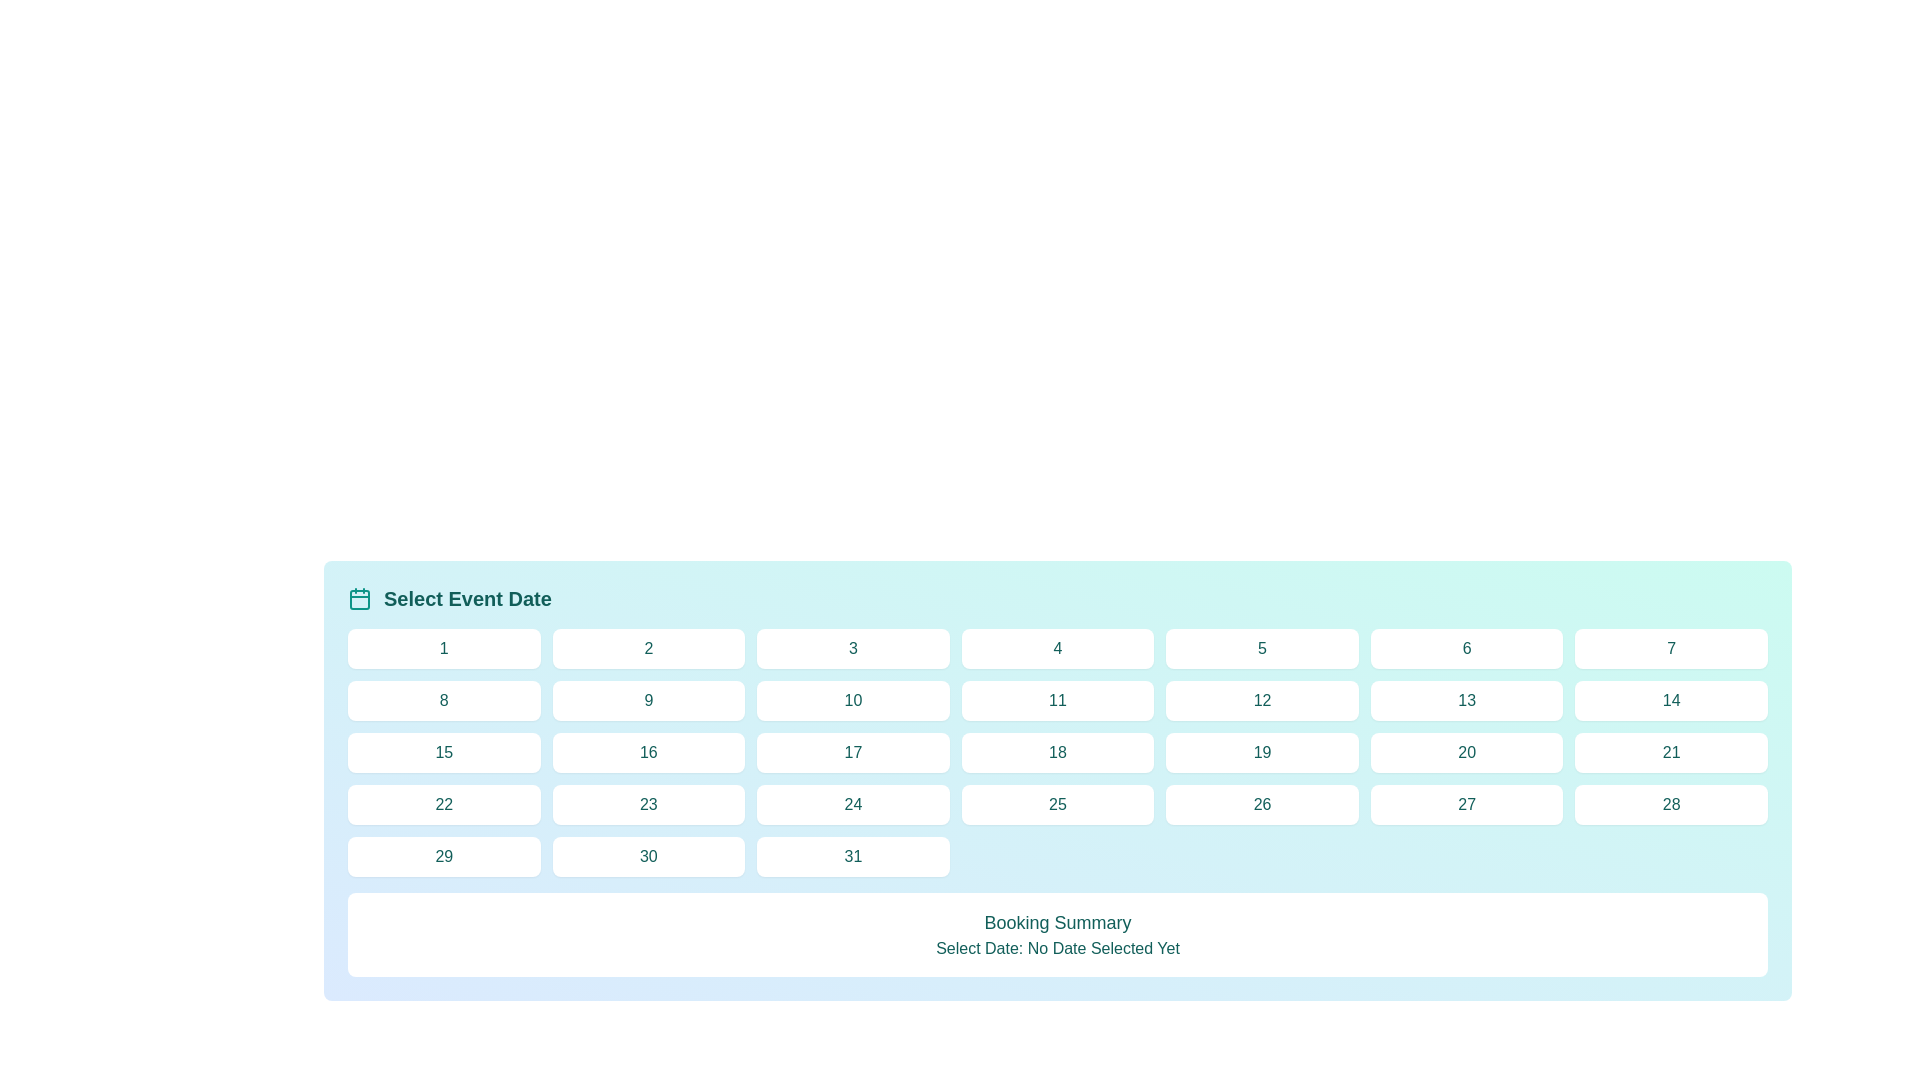 This screenshot has height=1080, width=1920. Describe the element at coordinates (1261, 752) in the screenshot. I see `the rounded rectangular button with white background and teal-colored text '19'` at that location.